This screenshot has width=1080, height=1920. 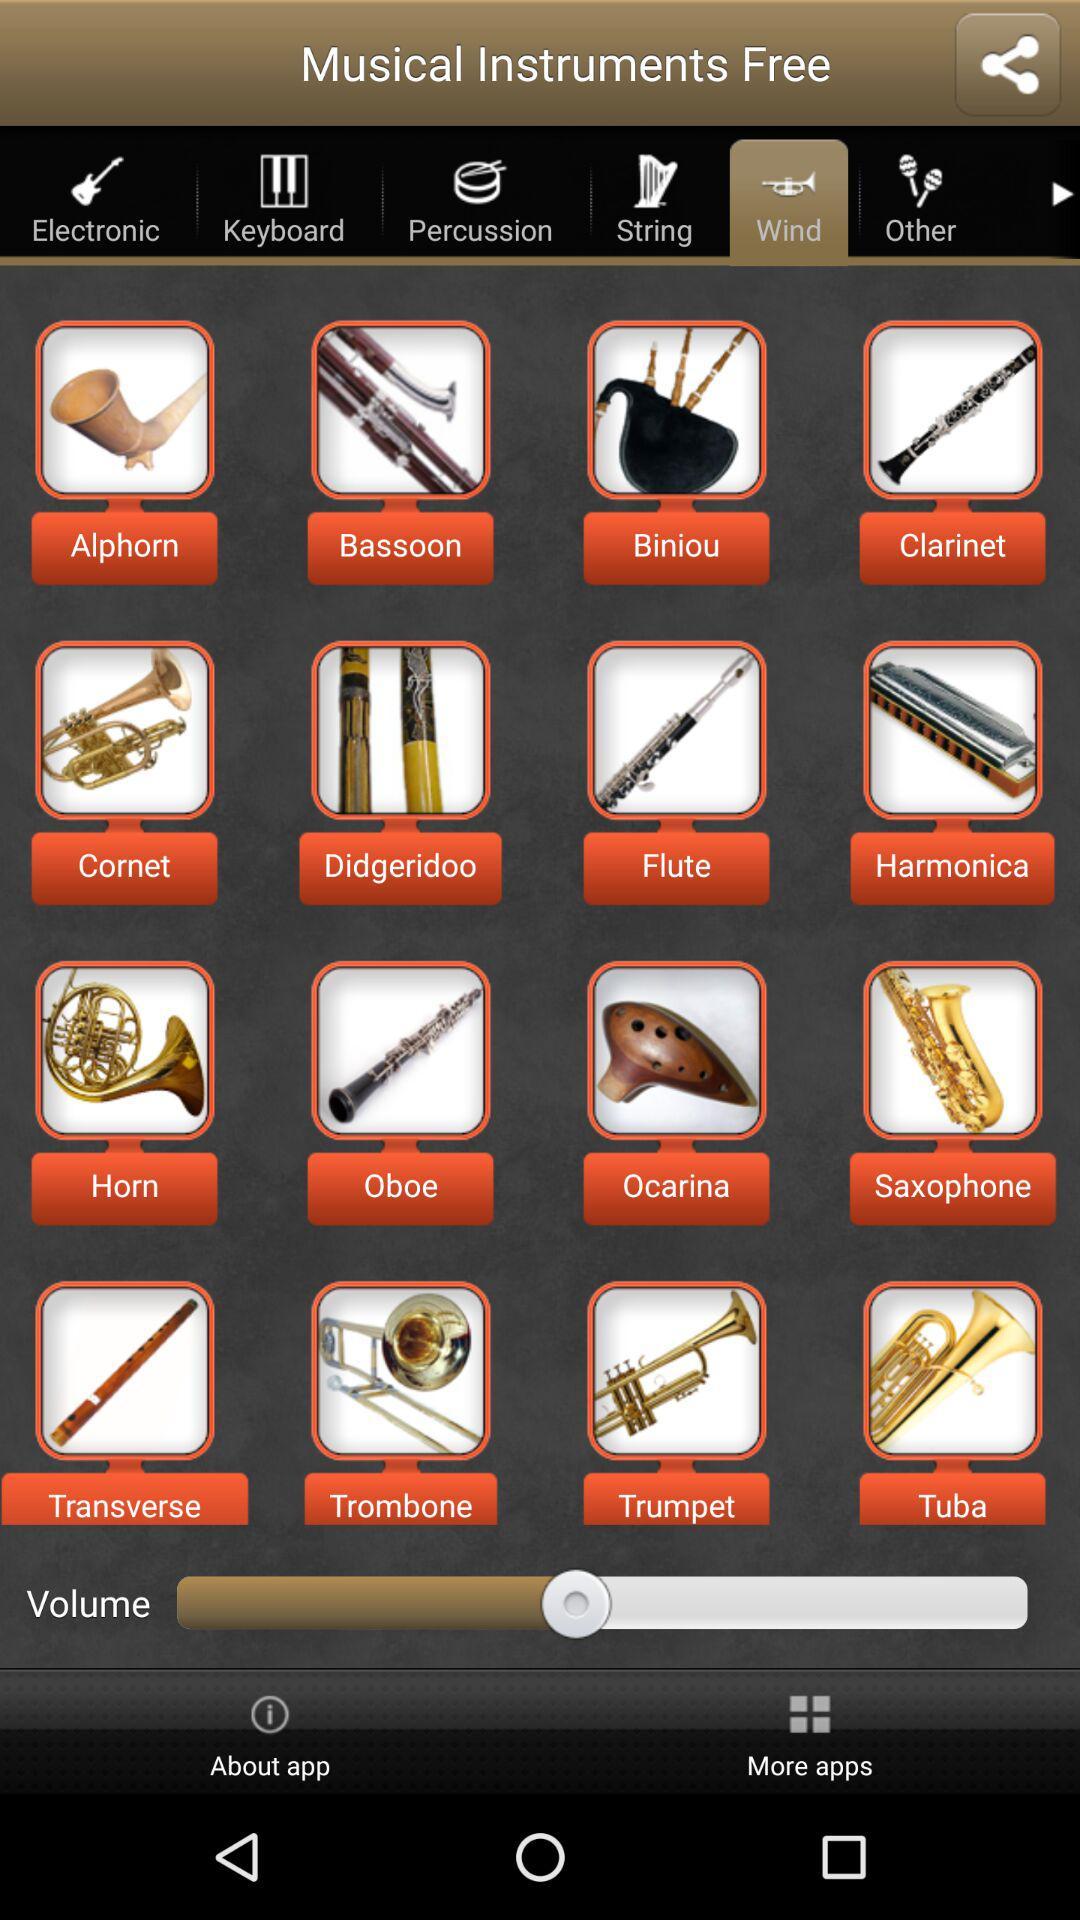 I want to click on harmonica, so click(x=951, y=729).